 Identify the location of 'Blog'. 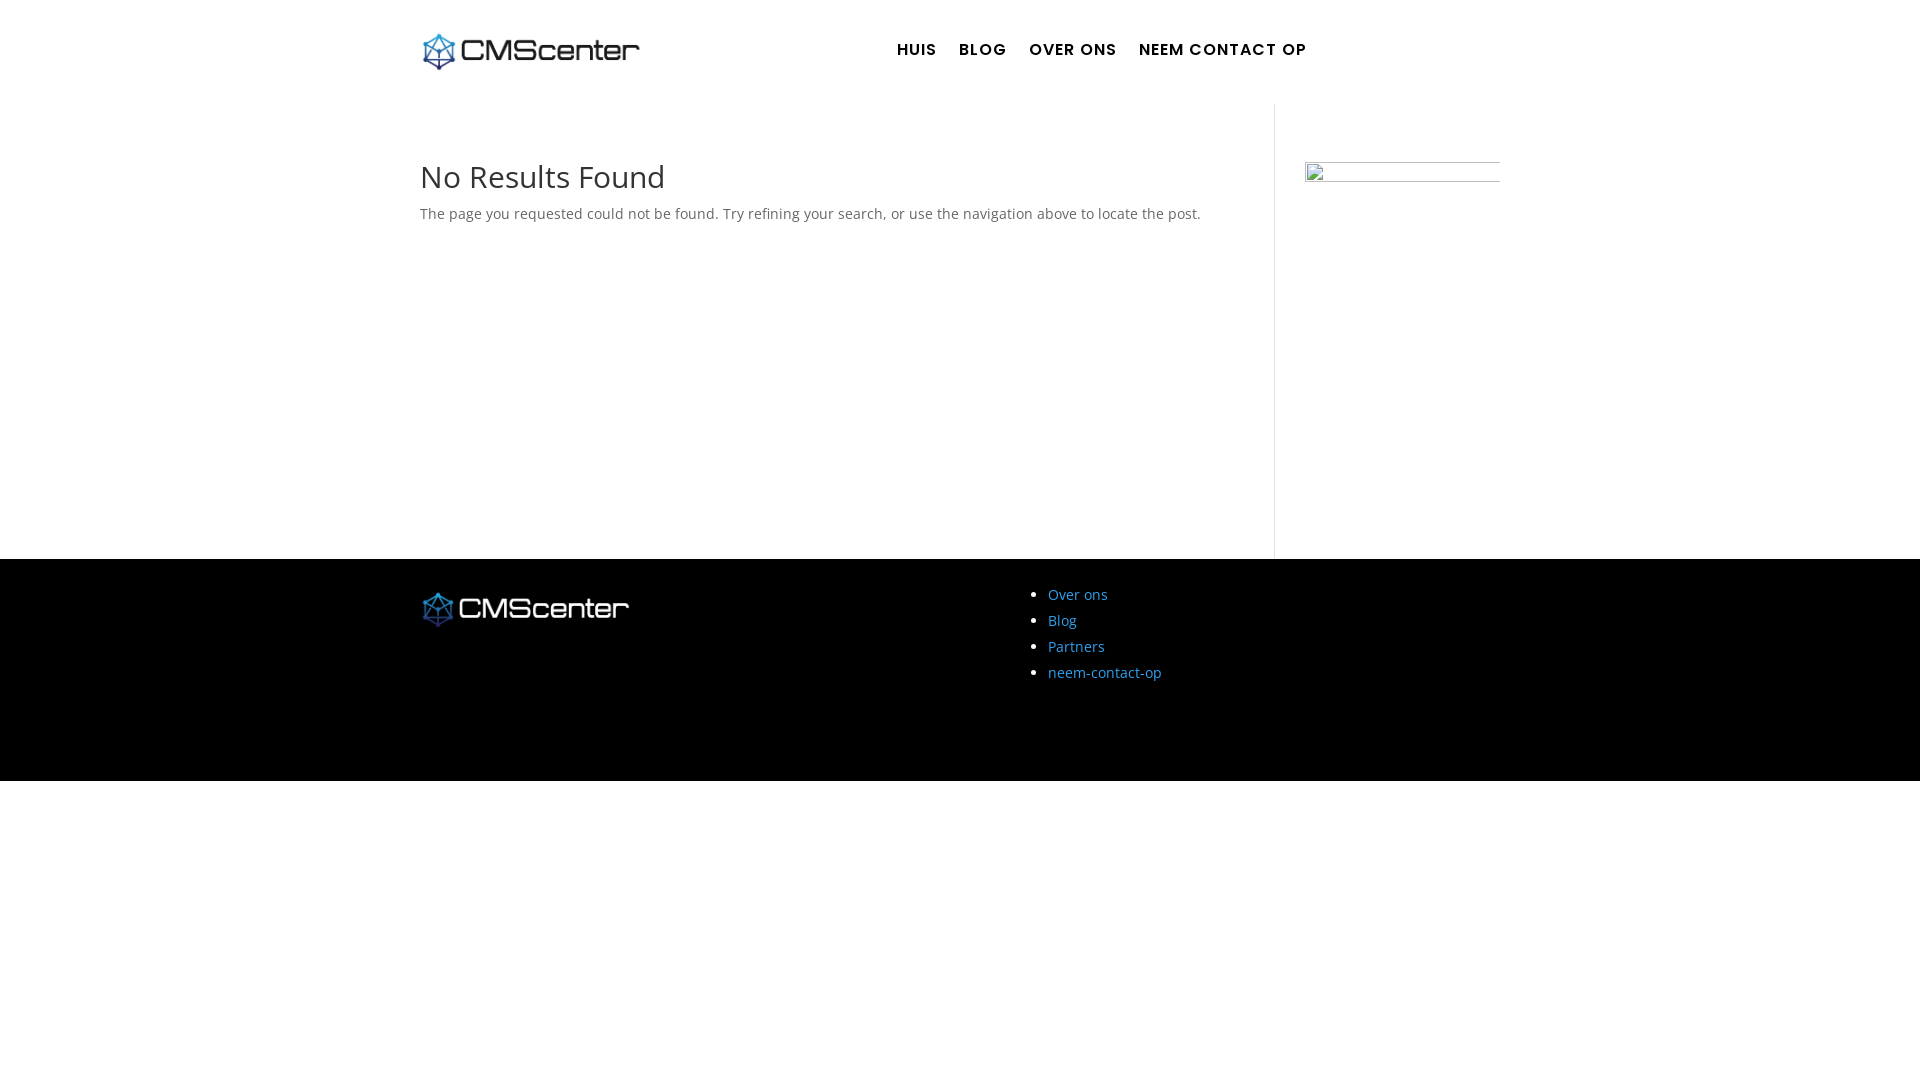
(1061, 619).